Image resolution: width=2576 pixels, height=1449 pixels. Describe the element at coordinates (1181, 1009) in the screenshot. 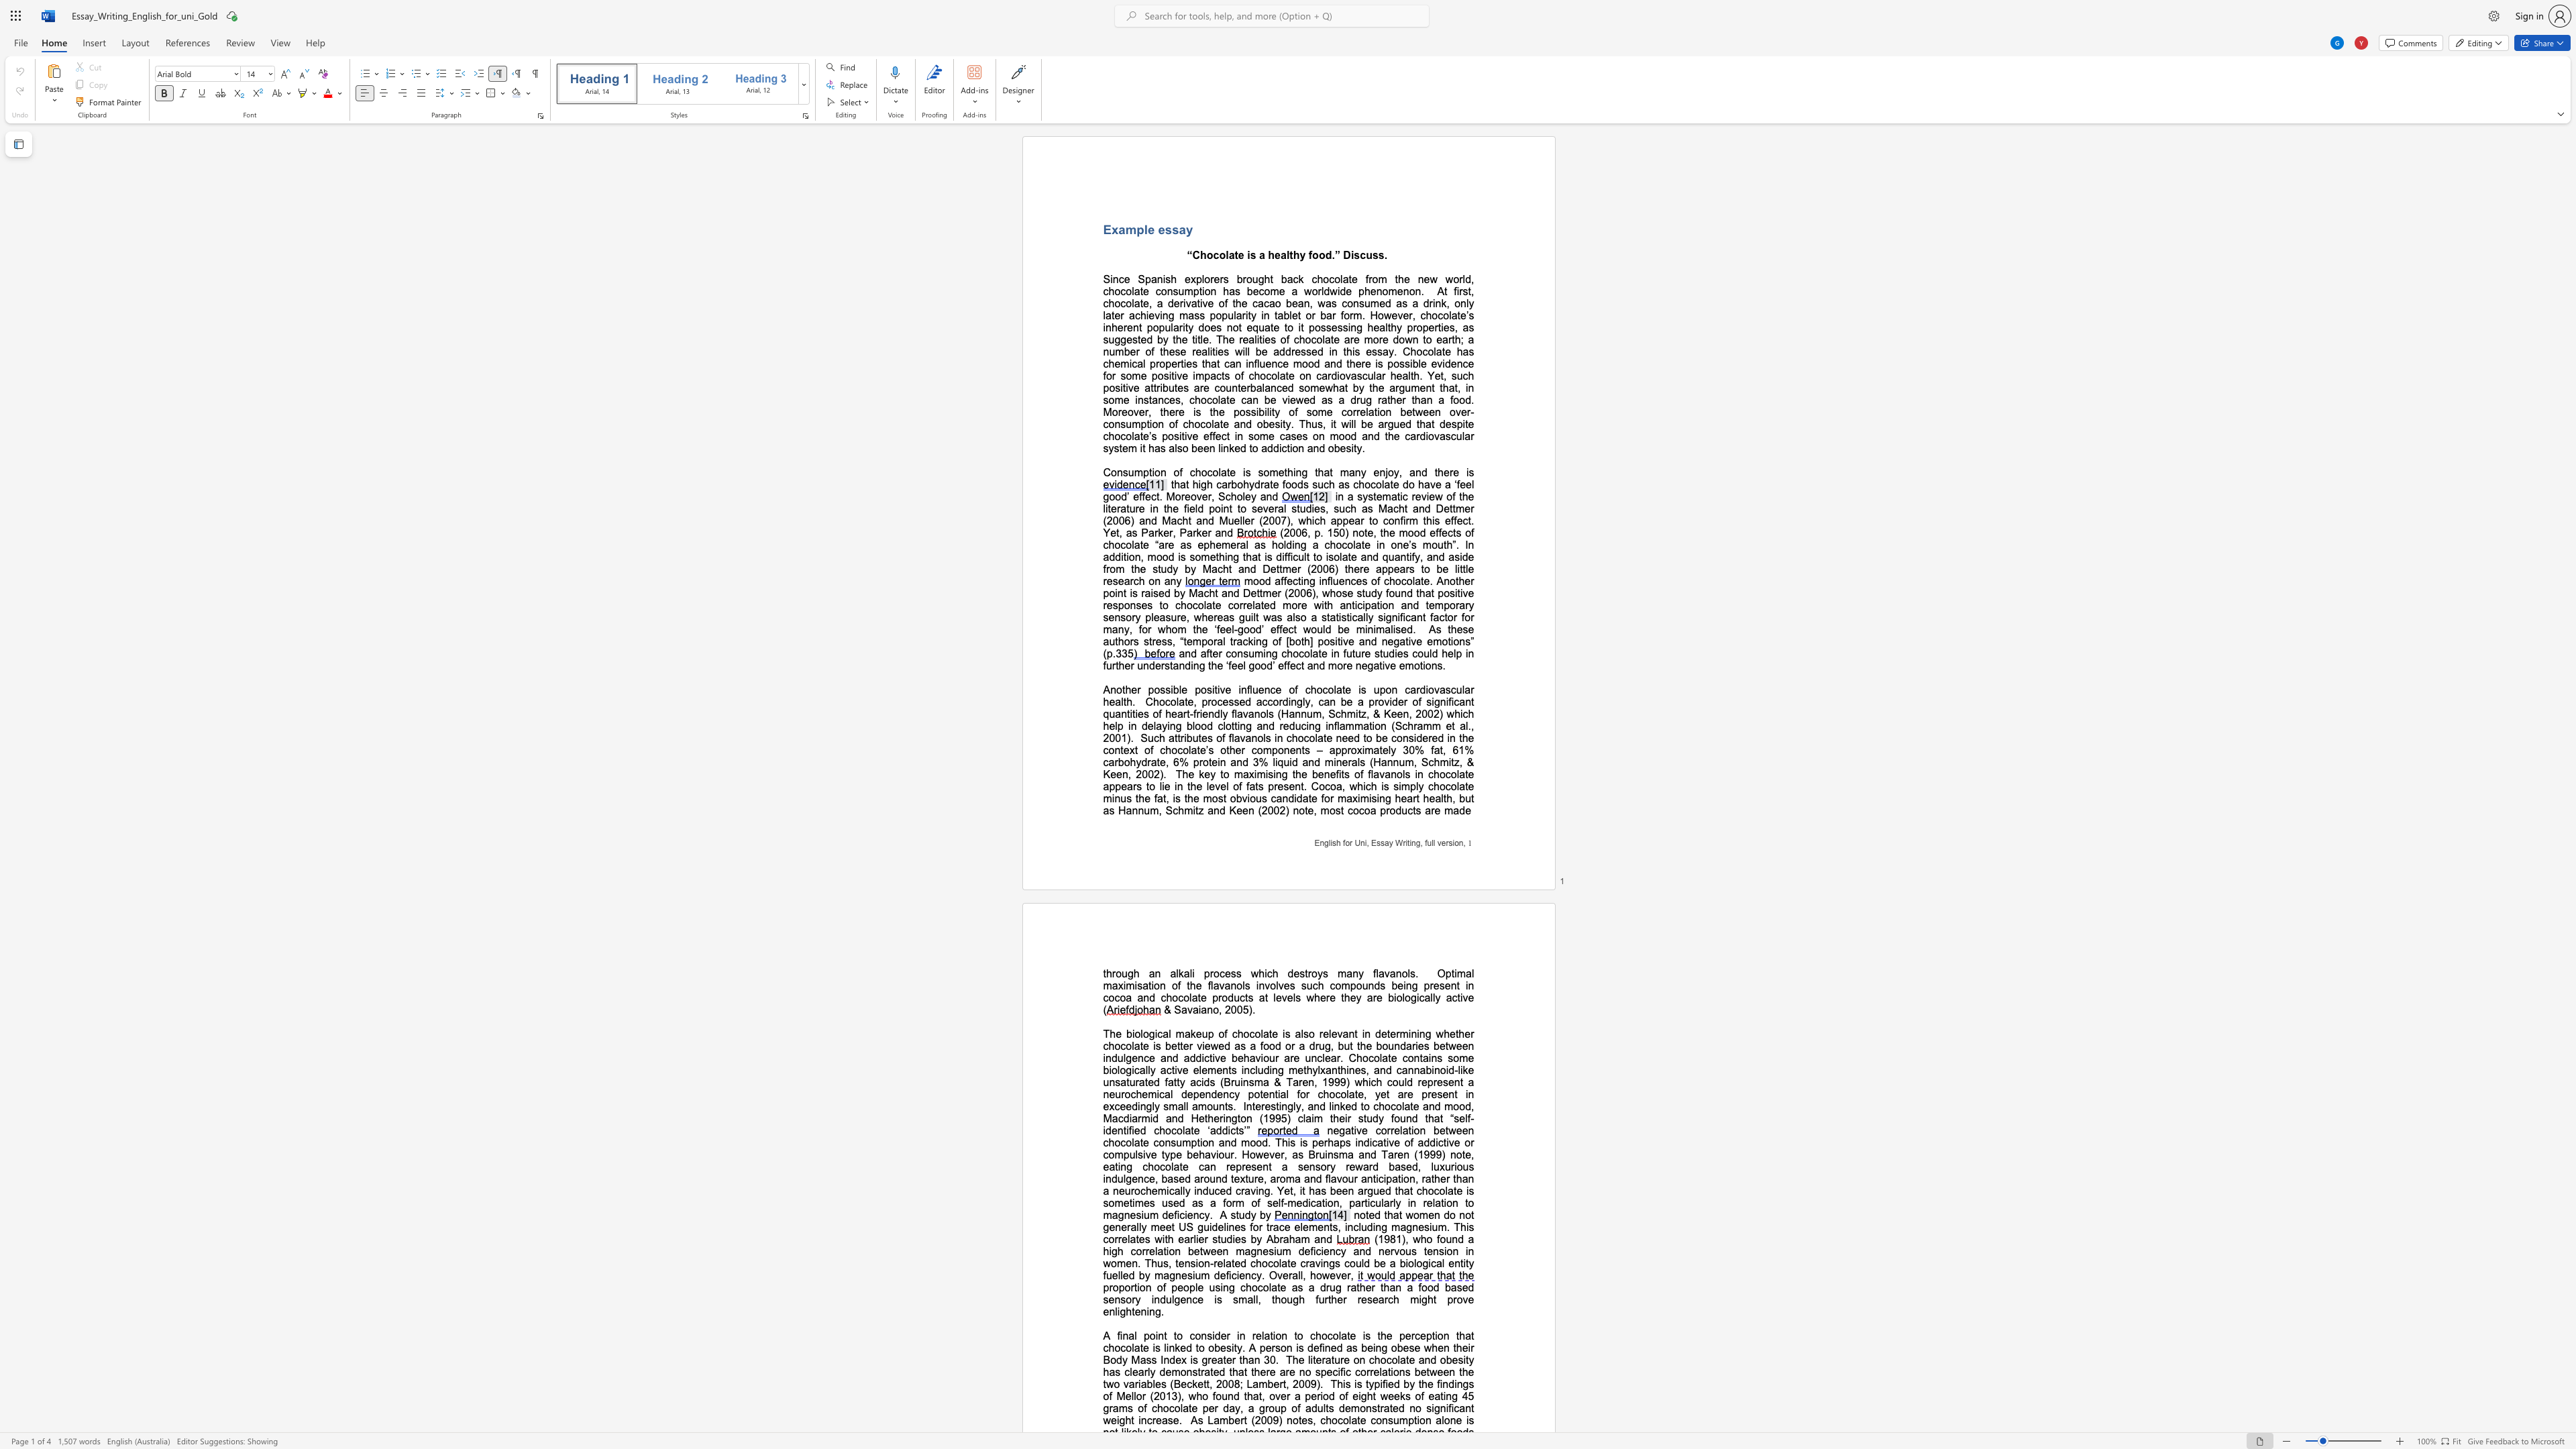

I see `the subset text "avaiano," within the text "& Savaiano, 2005)."` at that location.